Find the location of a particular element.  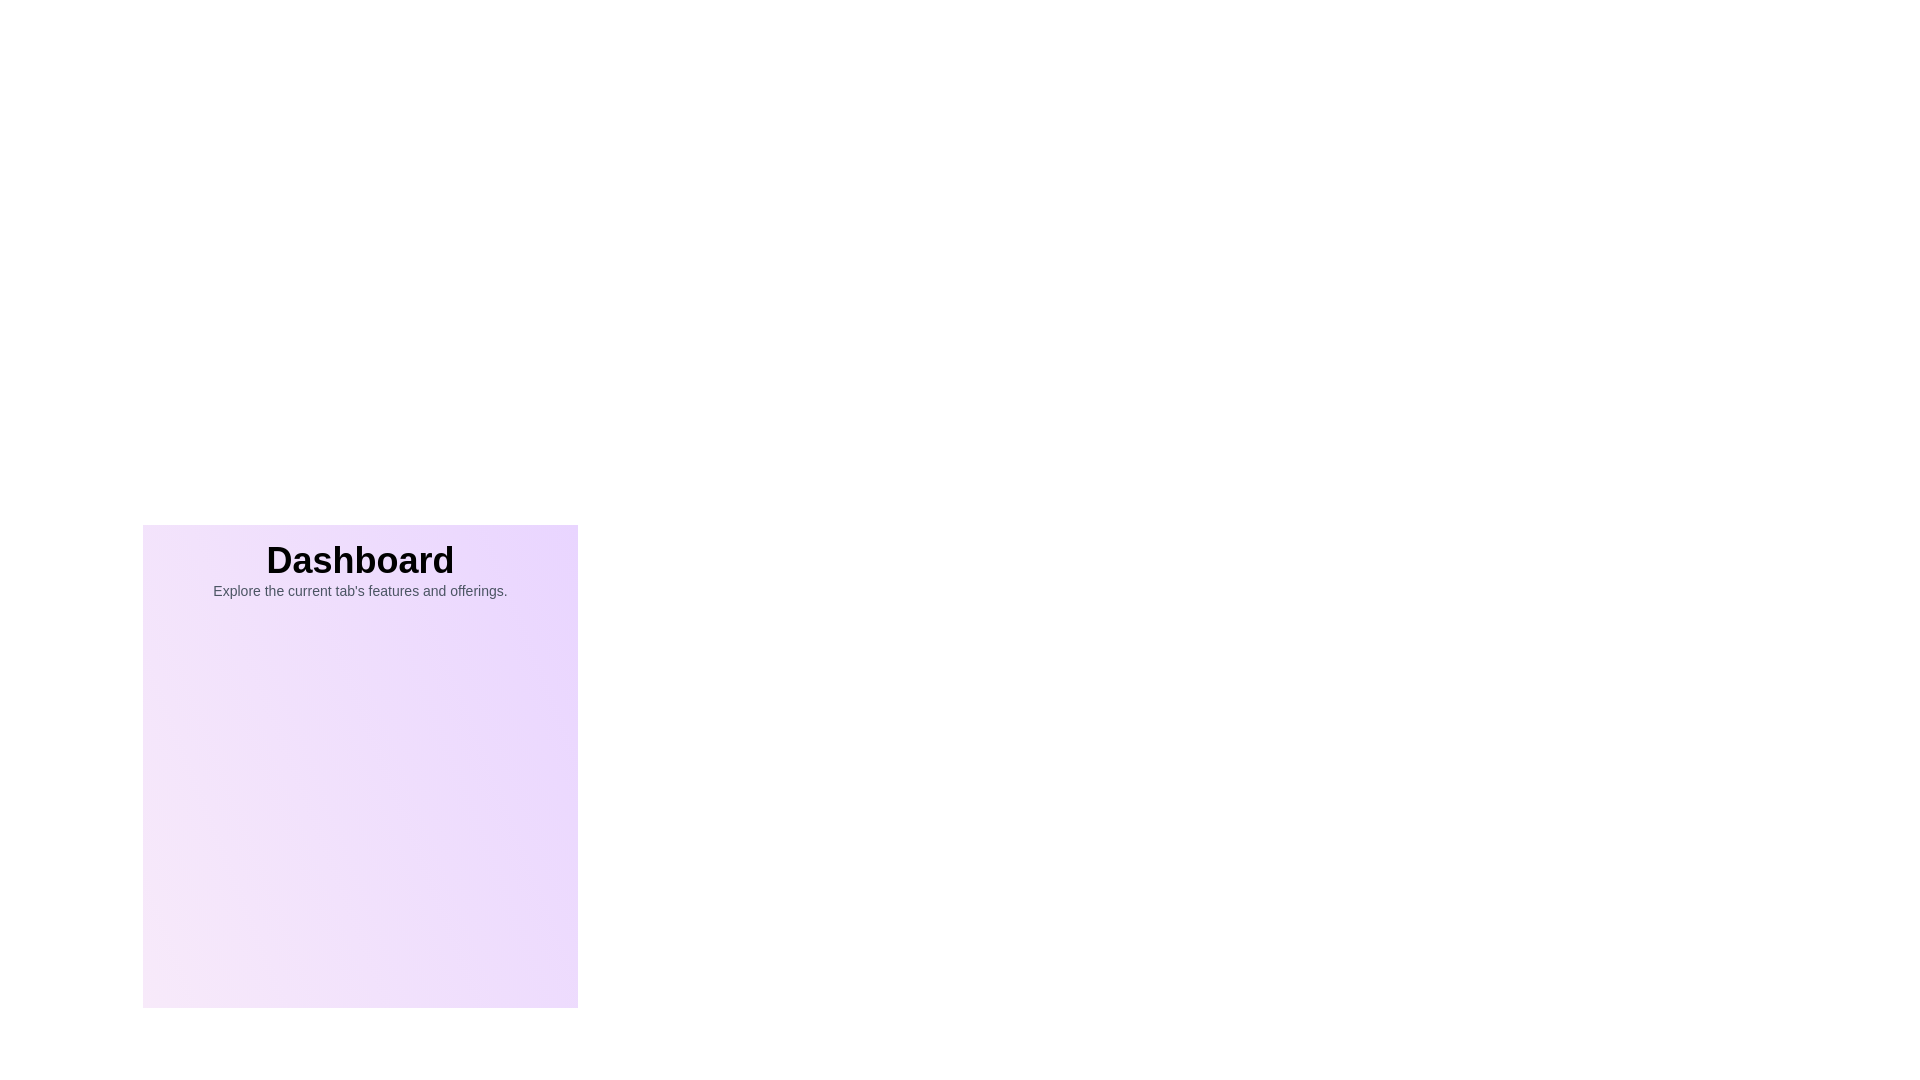

the area displaying the active tab's content and read the text displayed there is located at coordinates (360, 560).